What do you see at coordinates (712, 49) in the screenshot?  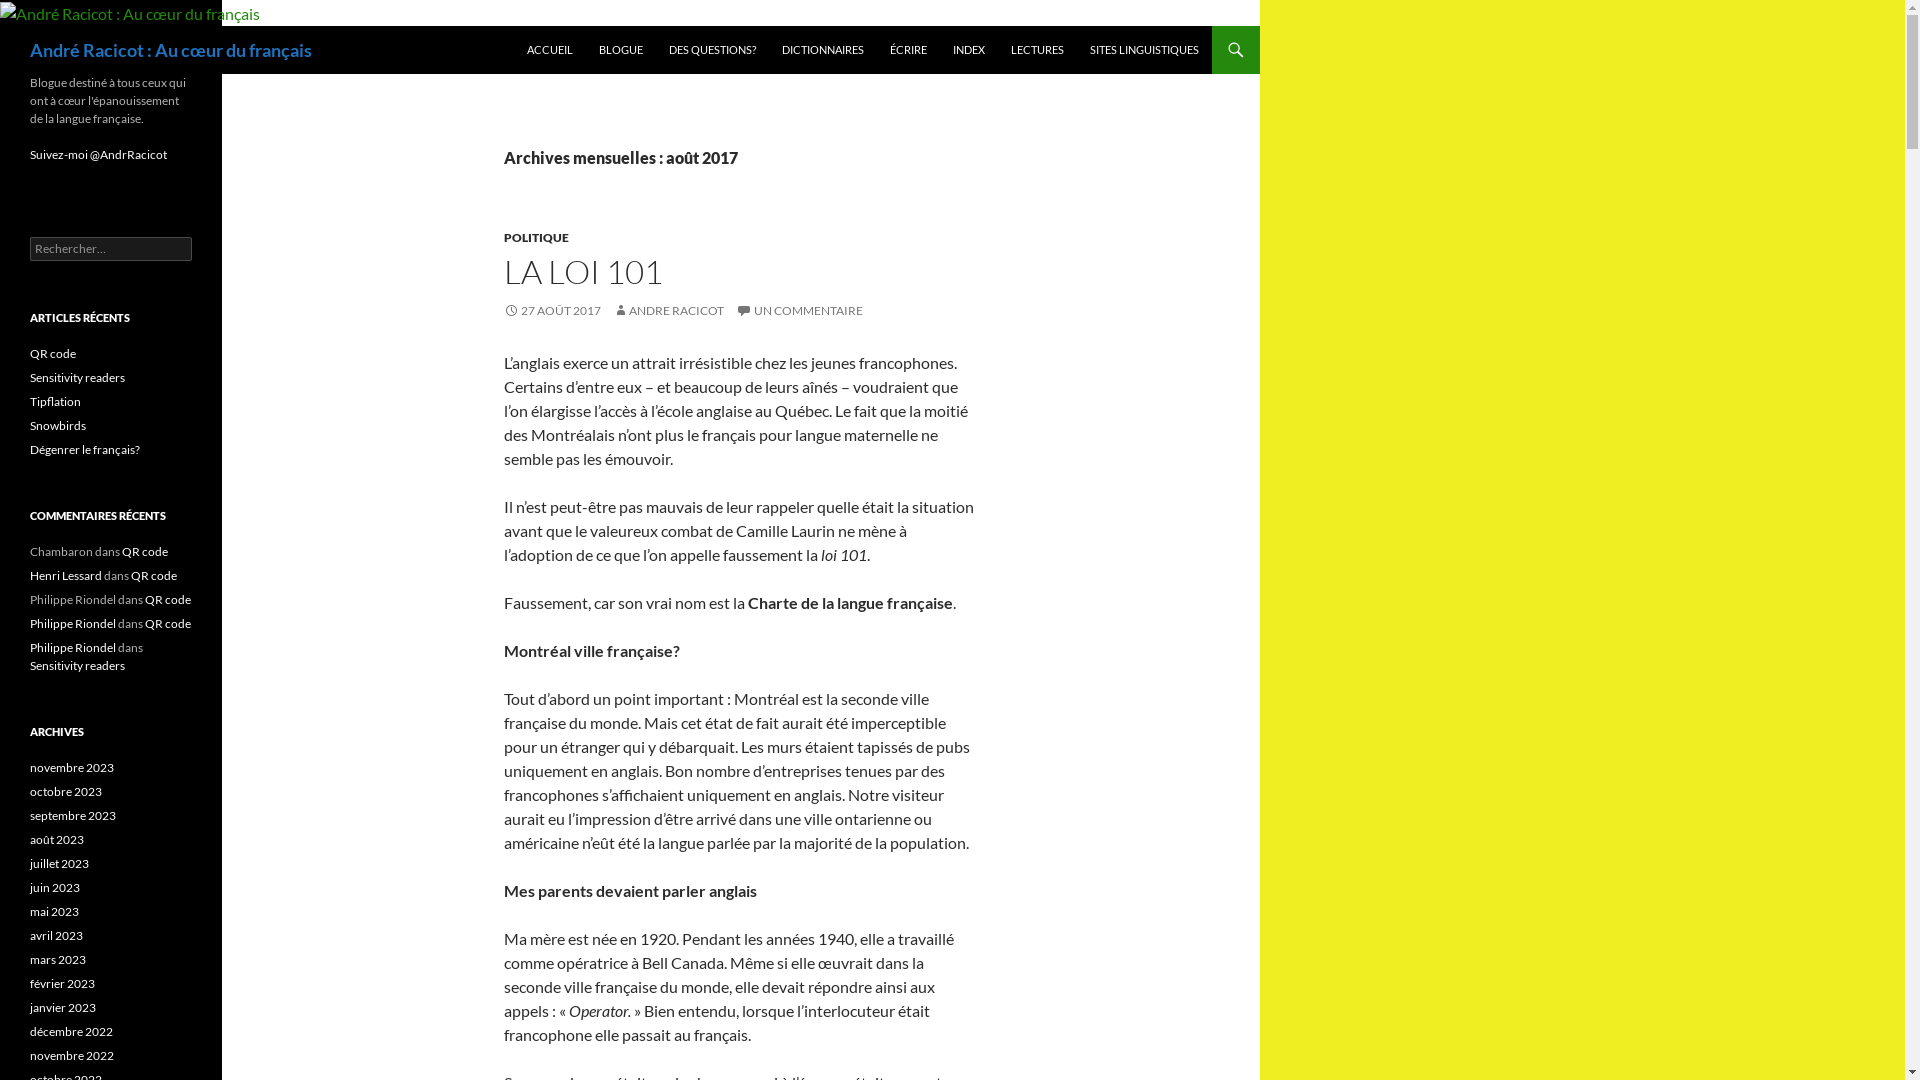 I see `'DES QUESTIONS?'` at bounding box center [712, 49].